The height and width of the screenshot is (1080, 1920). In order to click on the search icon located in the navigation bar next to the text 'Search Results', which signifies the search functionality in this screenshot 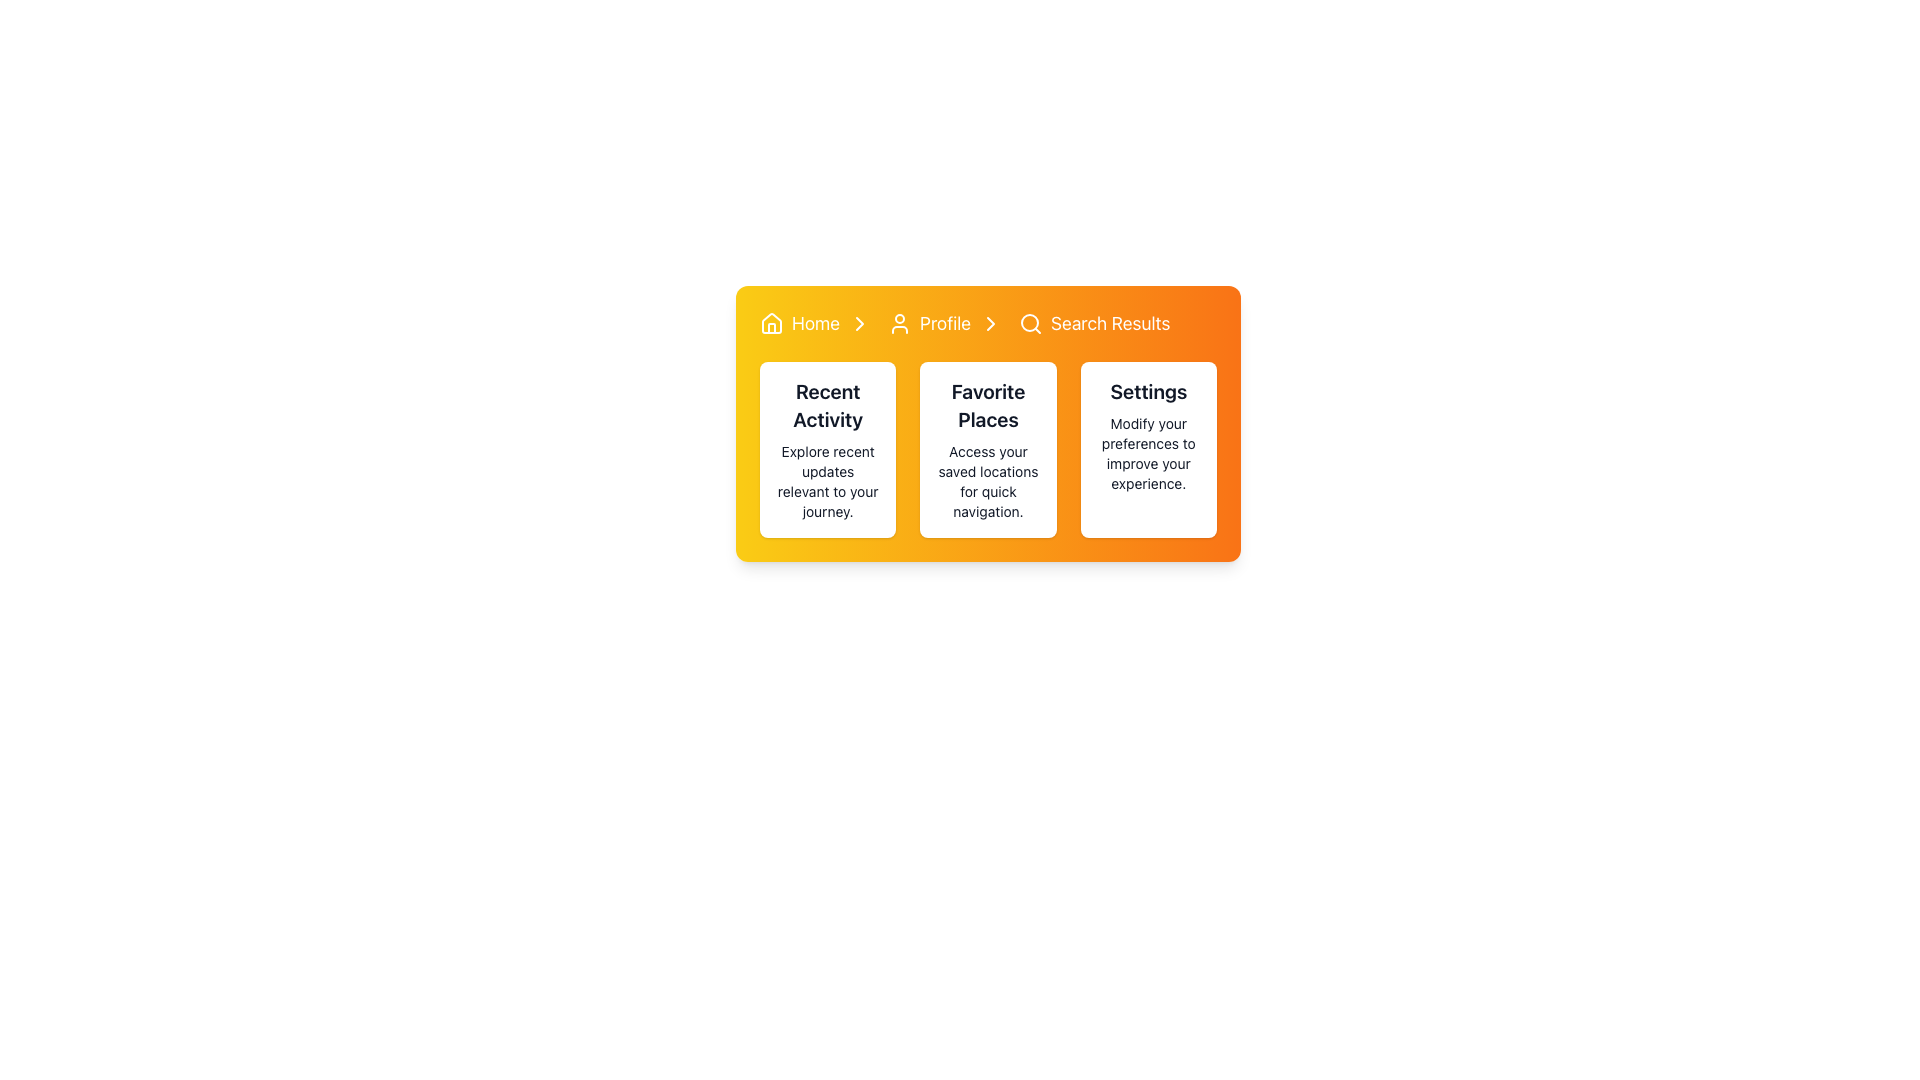, I will do `click(1030, 322)`.